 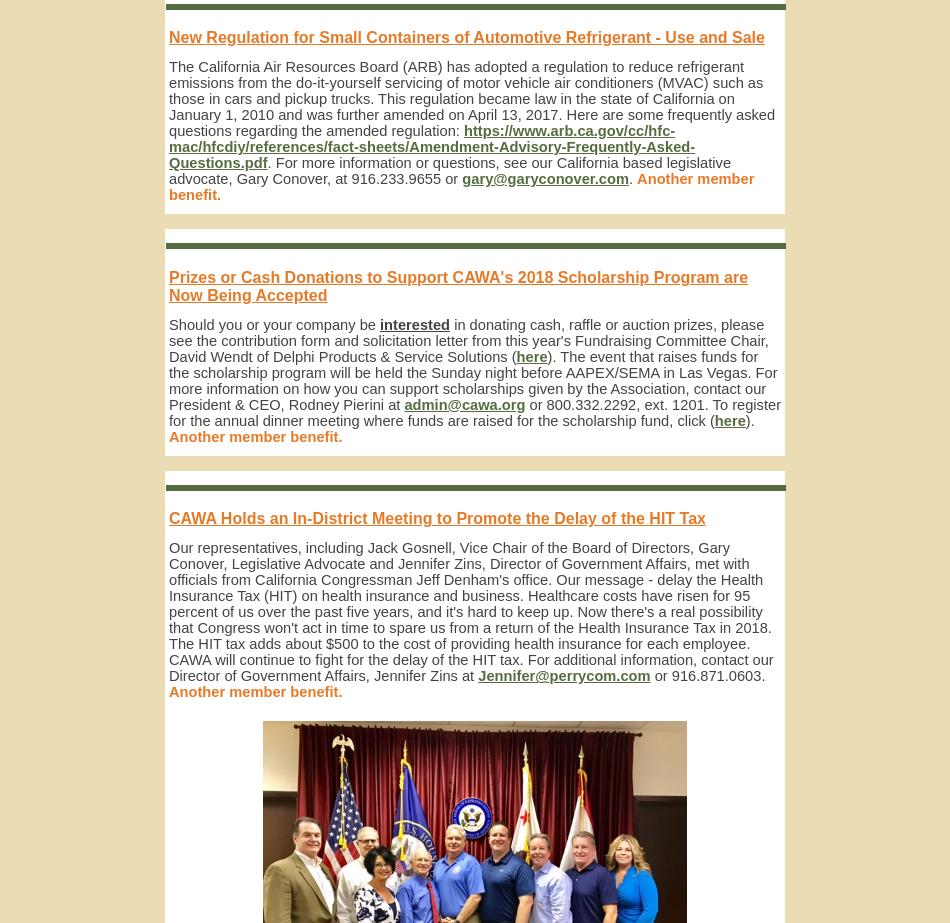 I want to click on '.', so click(x=628, y=178).